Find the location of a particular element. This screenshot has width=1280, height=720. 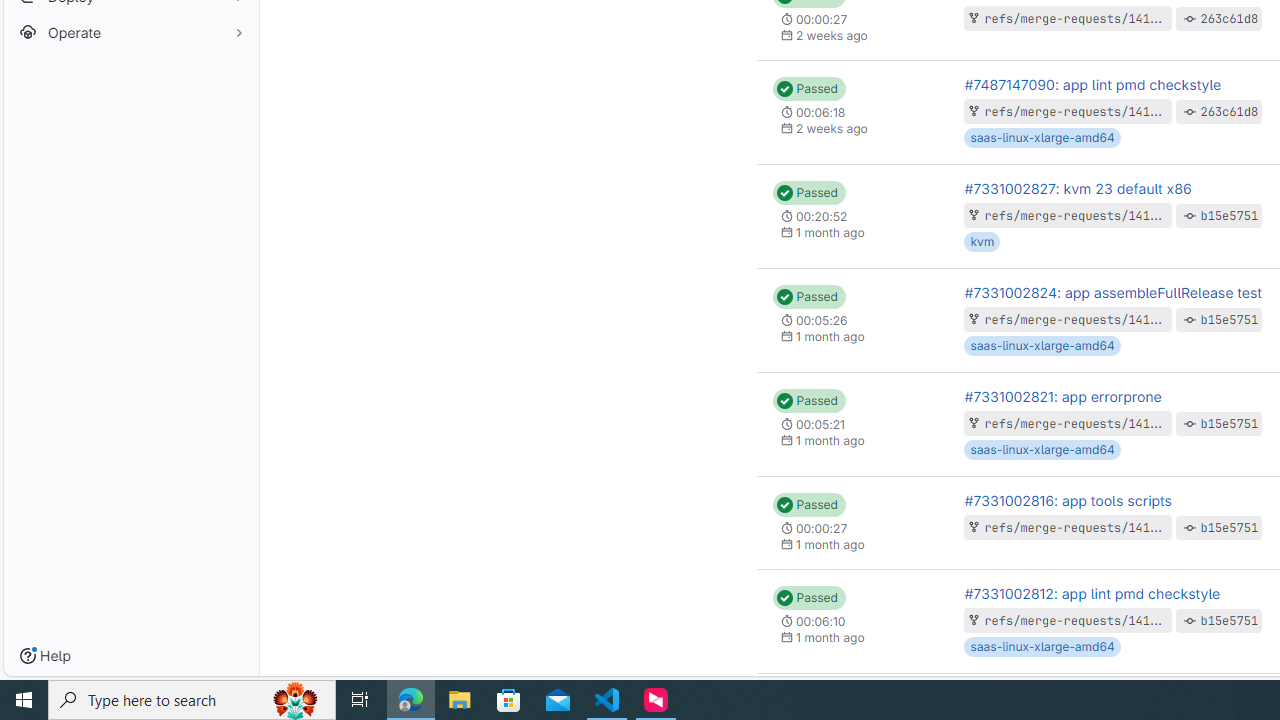

'#7331002824: app assembleFullRelease test' is located at coordinates (1111, 292).